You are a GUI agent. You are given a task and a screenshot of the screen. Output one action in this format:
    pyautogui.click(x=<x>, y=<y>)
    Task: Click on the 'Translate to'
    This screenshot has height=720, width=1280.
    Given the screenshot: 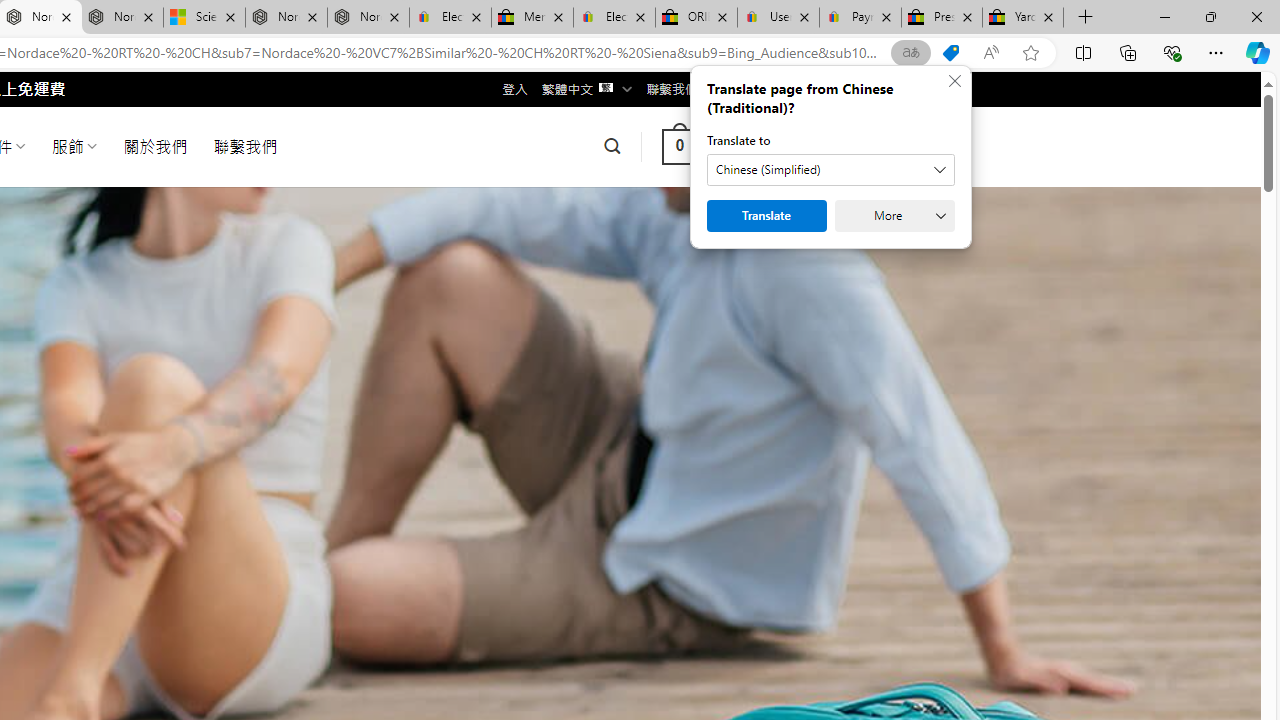 What is the action you would take?
    pyautogui.click(x=830, y=168)
    